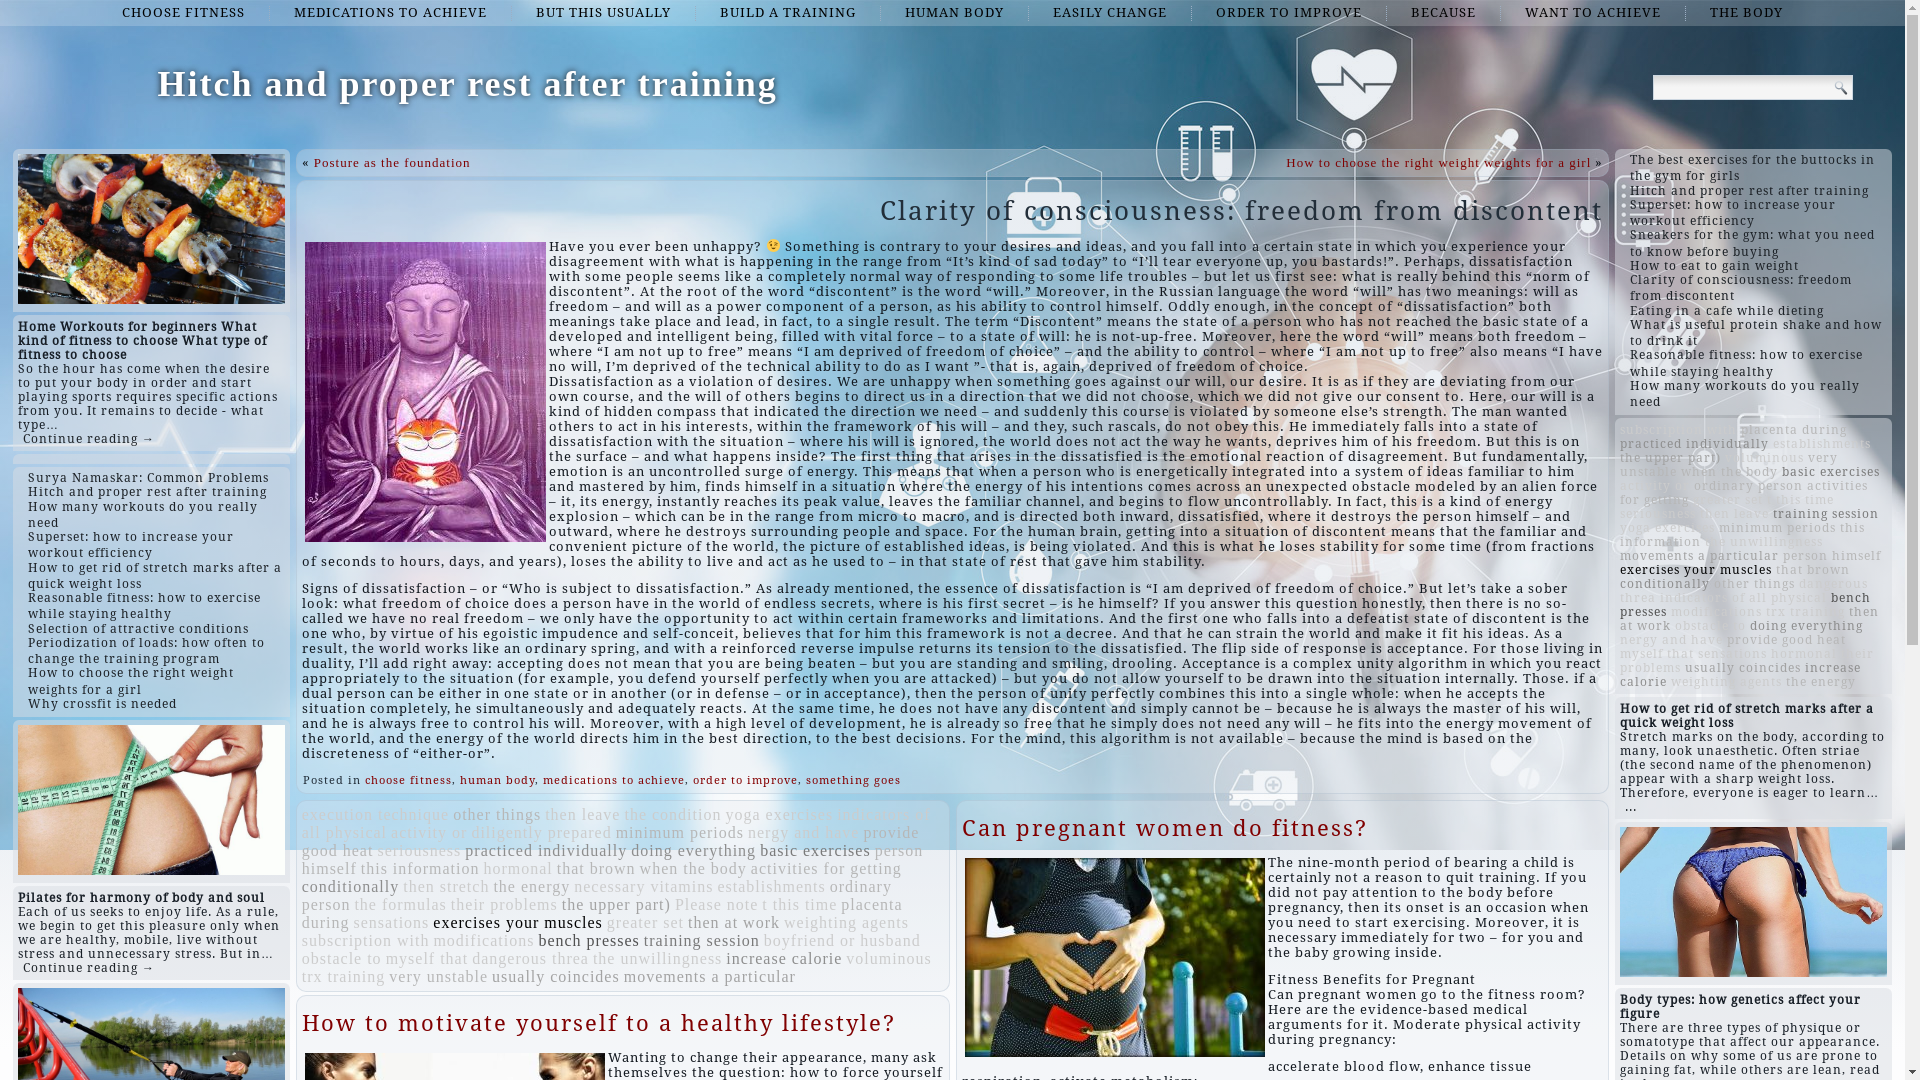 This screenshot has width=1920, height=1080. I want to click on 'placenta during', so click(1740, 428).